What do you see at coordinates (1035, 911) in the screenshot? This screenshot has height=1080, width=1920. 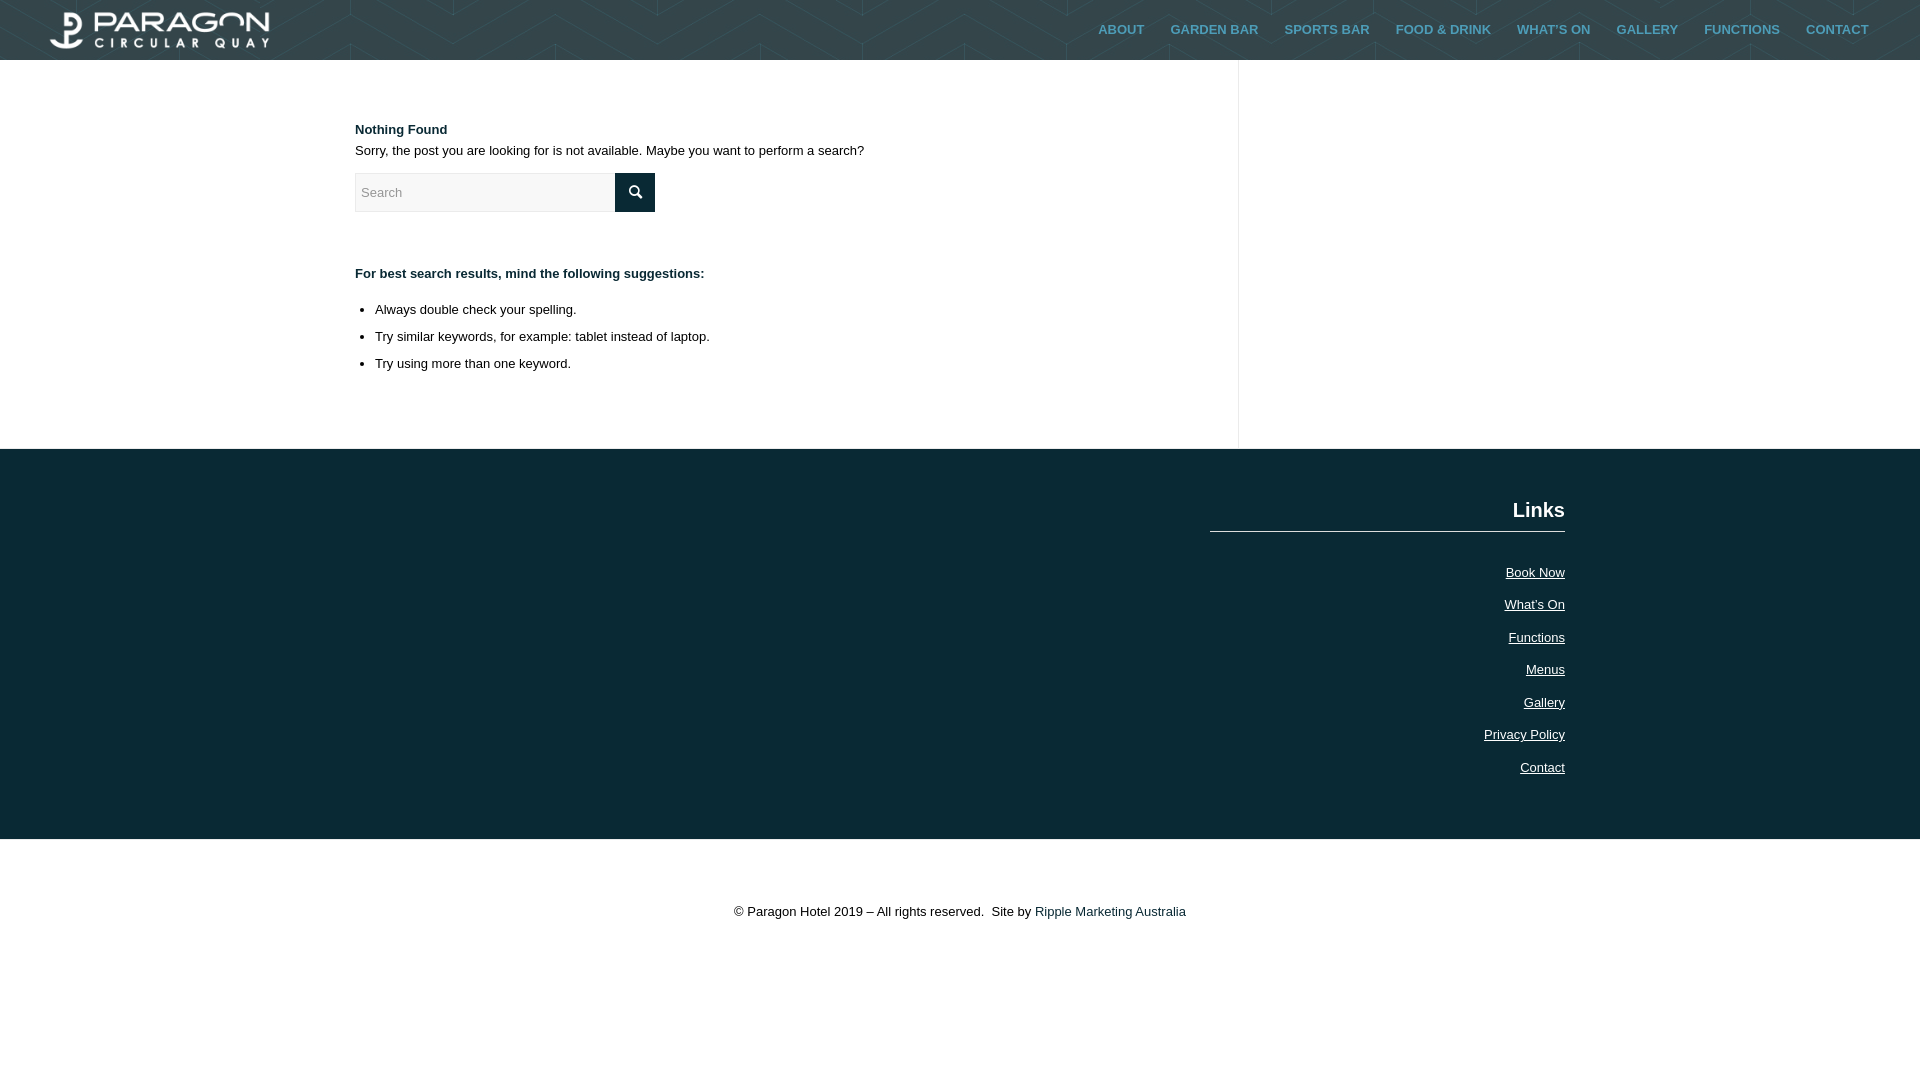 I see `'Ripple Marketing Australia'` at bounding box center [1035, 911].